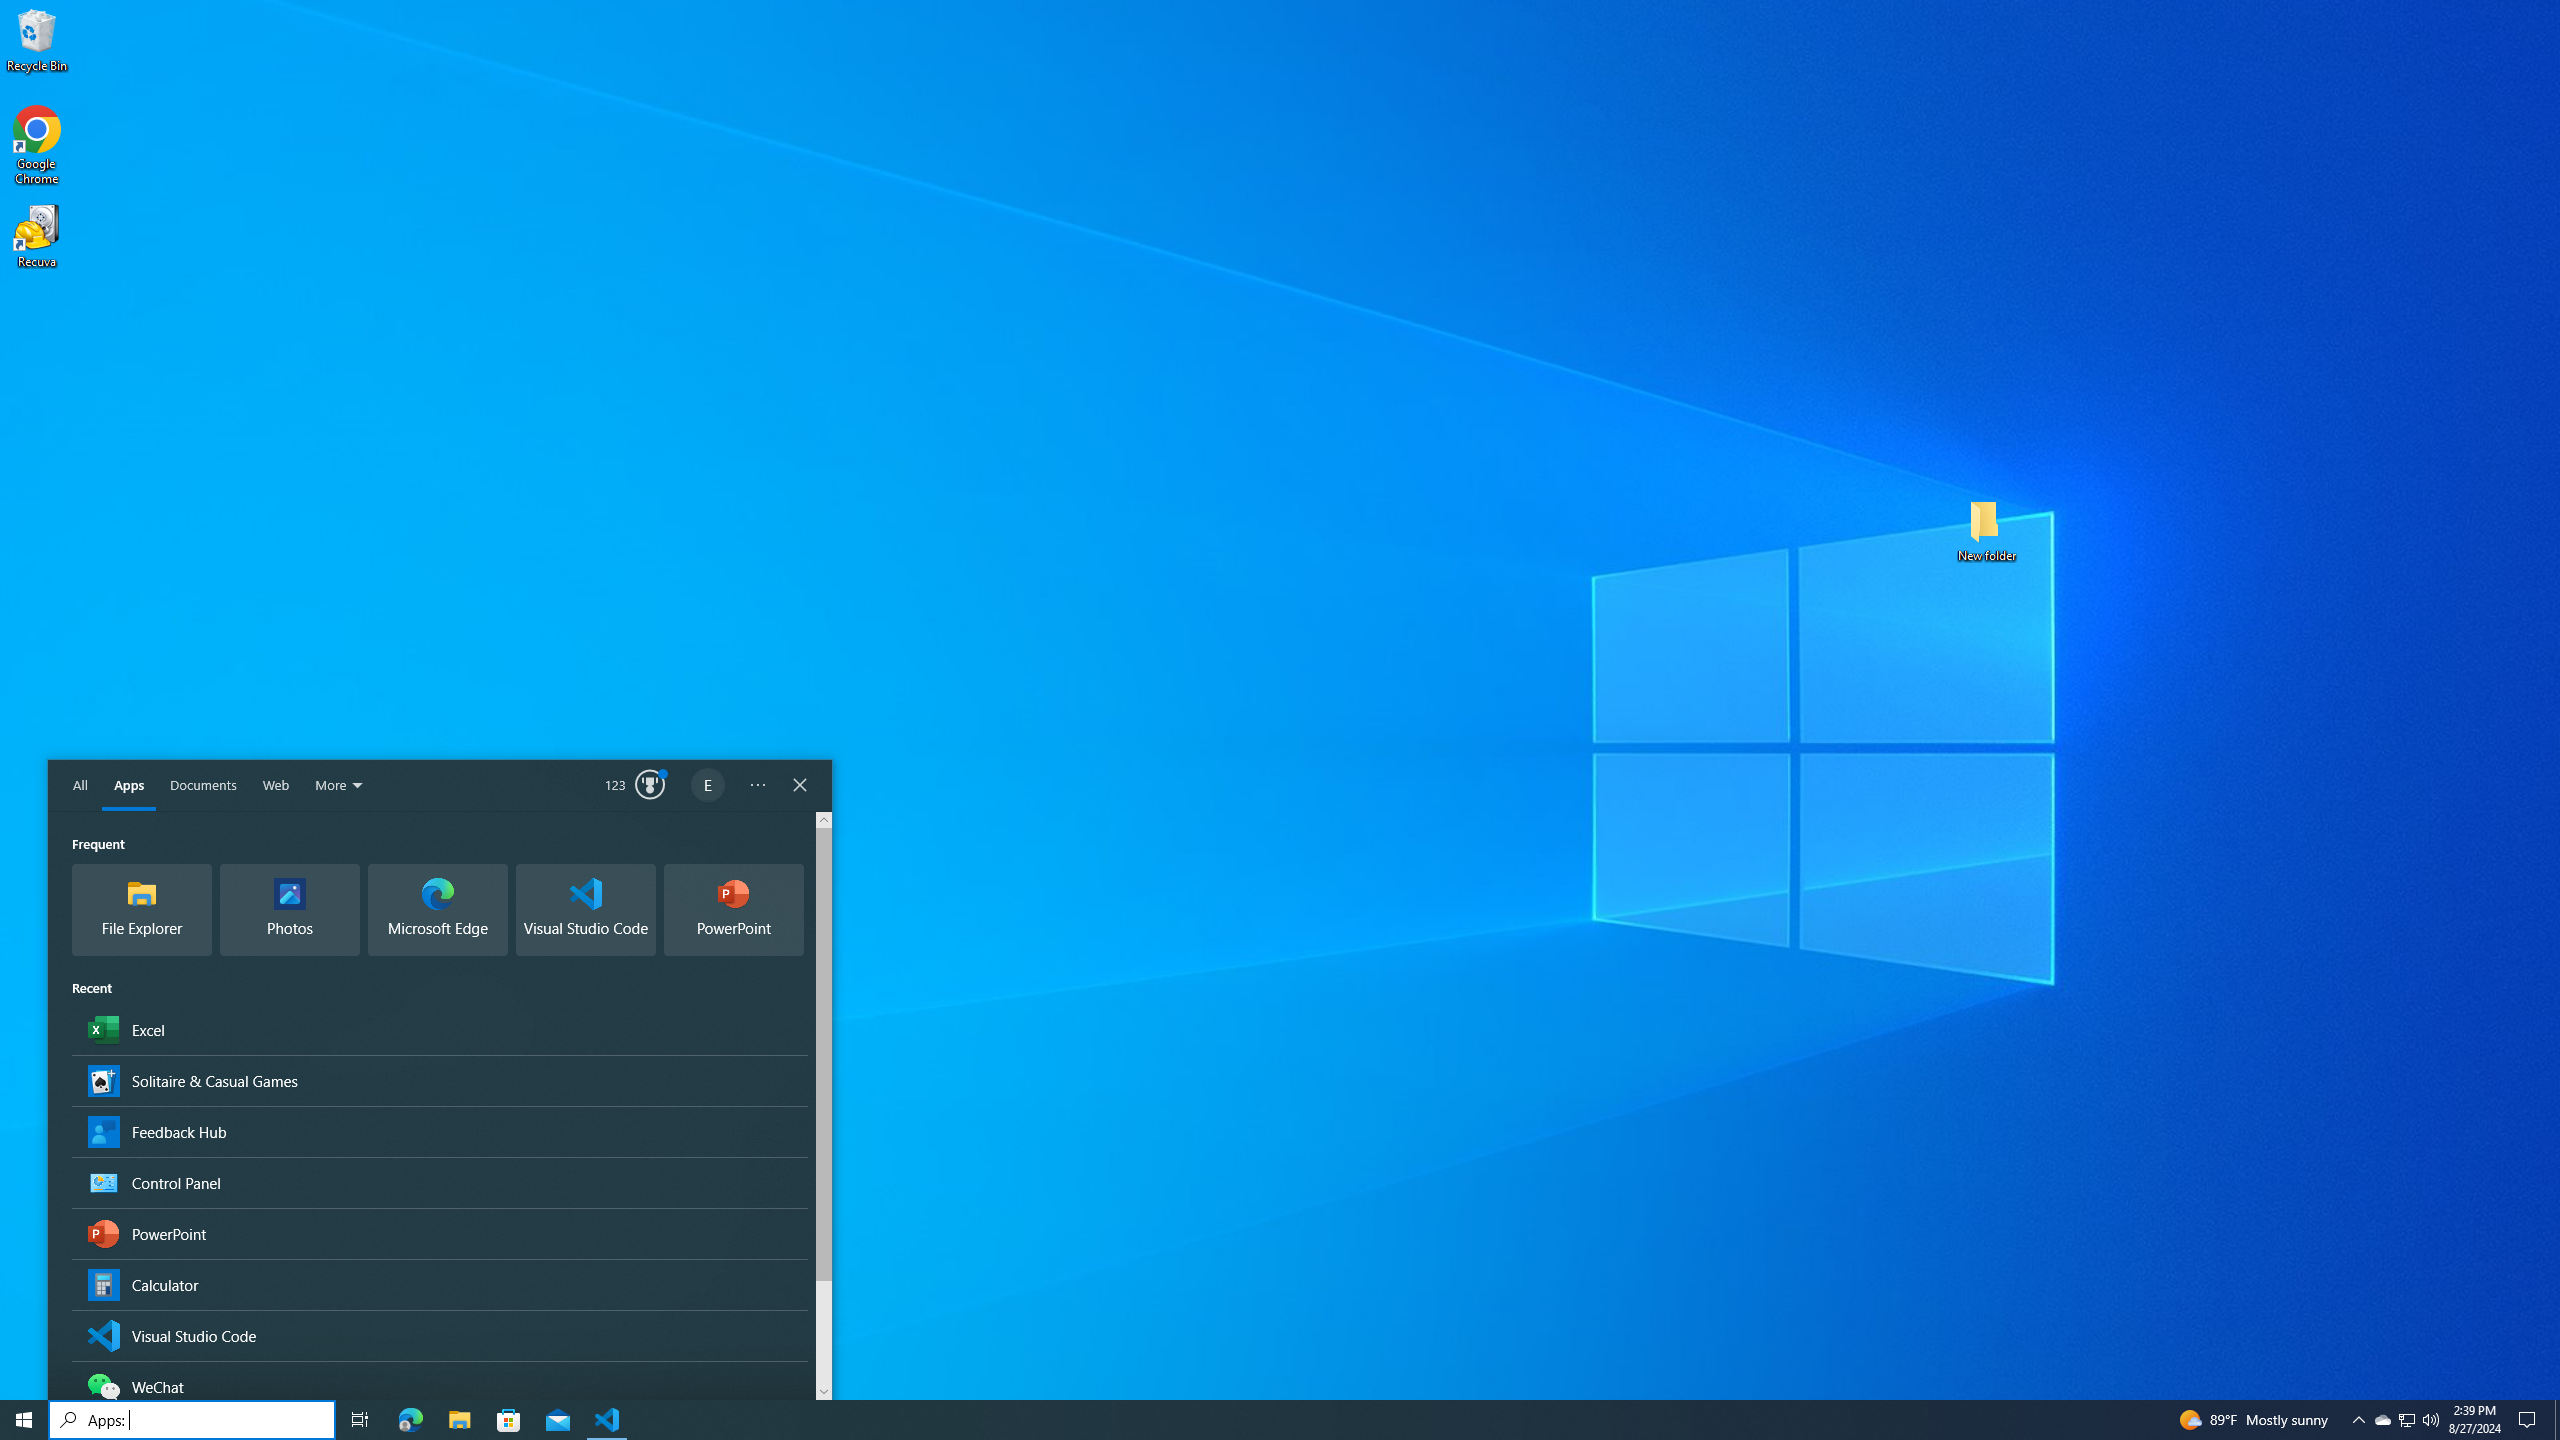  What do you see at coordinates (80, 785) in the screenshot?
I see `'All'` at bounding box center [80, 785].